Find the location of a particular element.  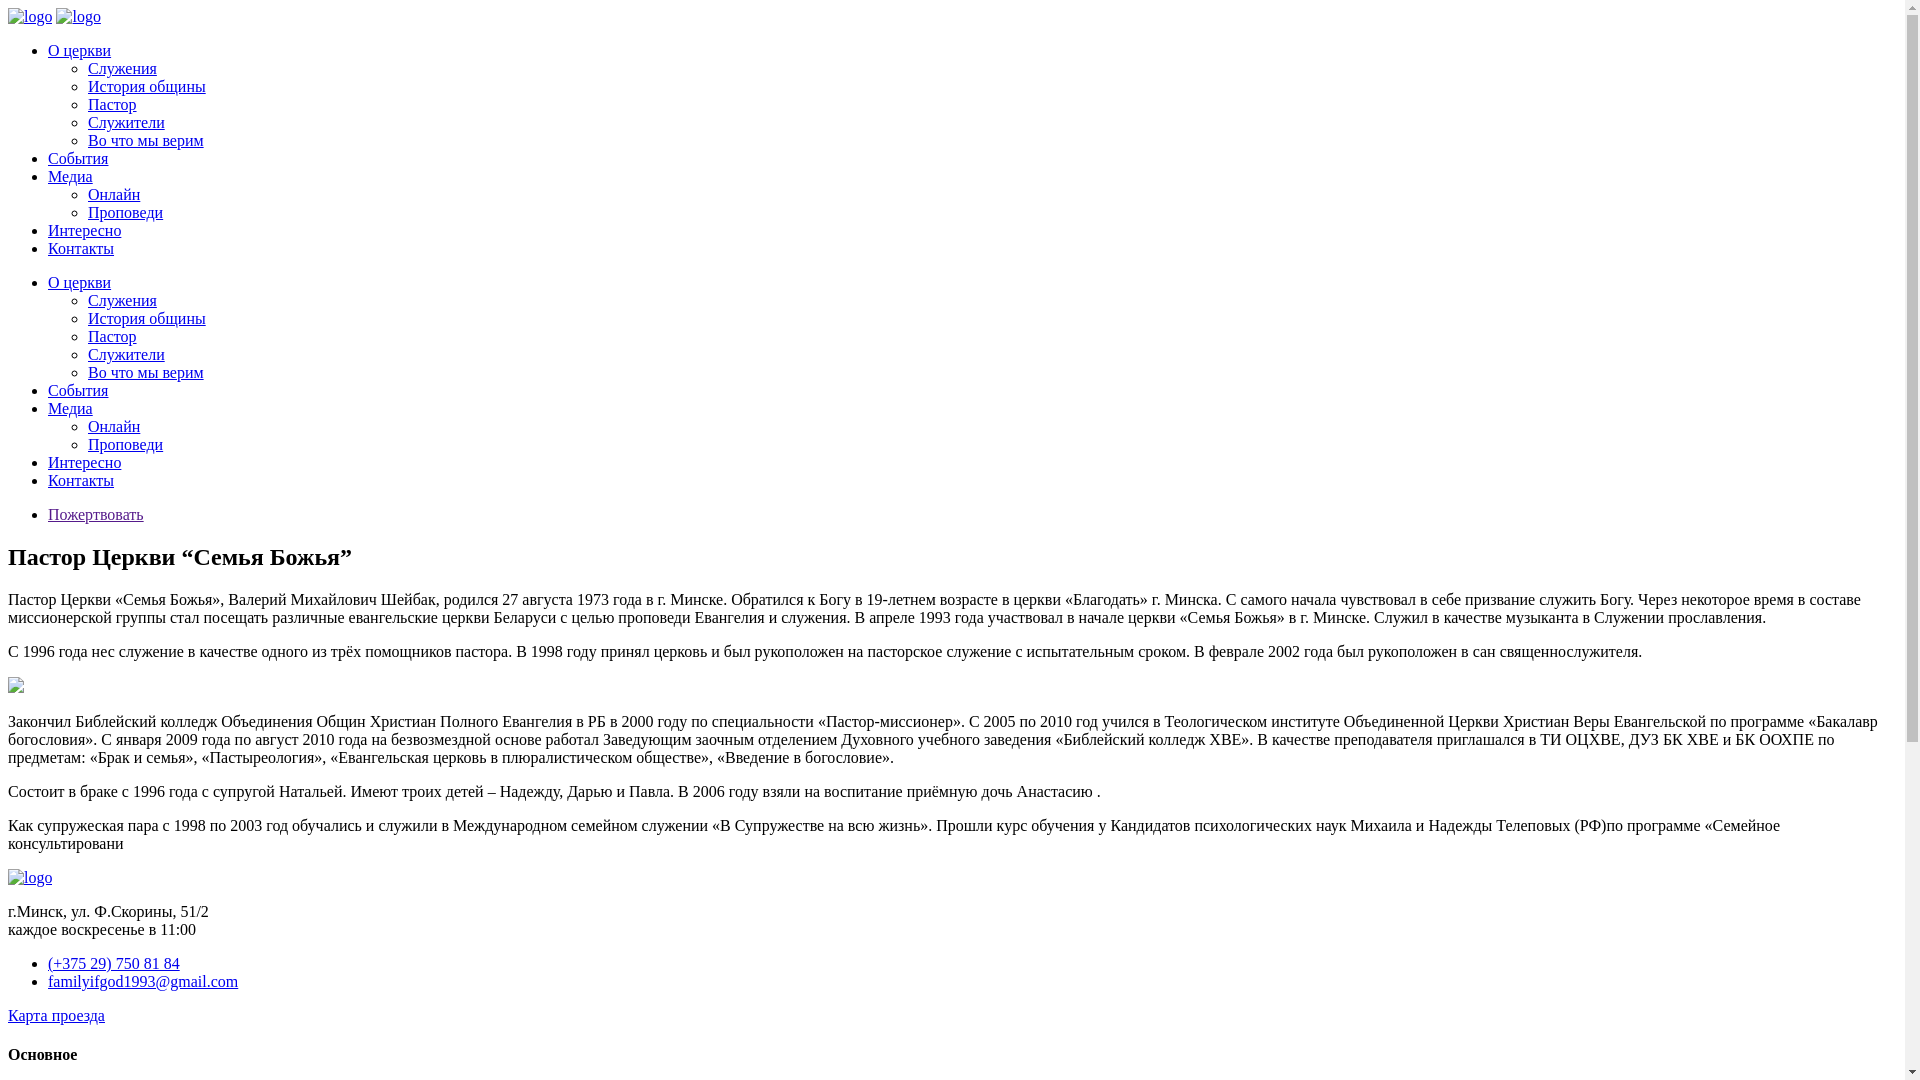

'familyifgod1993@gmail.com' is located at coordinates (142, 980).